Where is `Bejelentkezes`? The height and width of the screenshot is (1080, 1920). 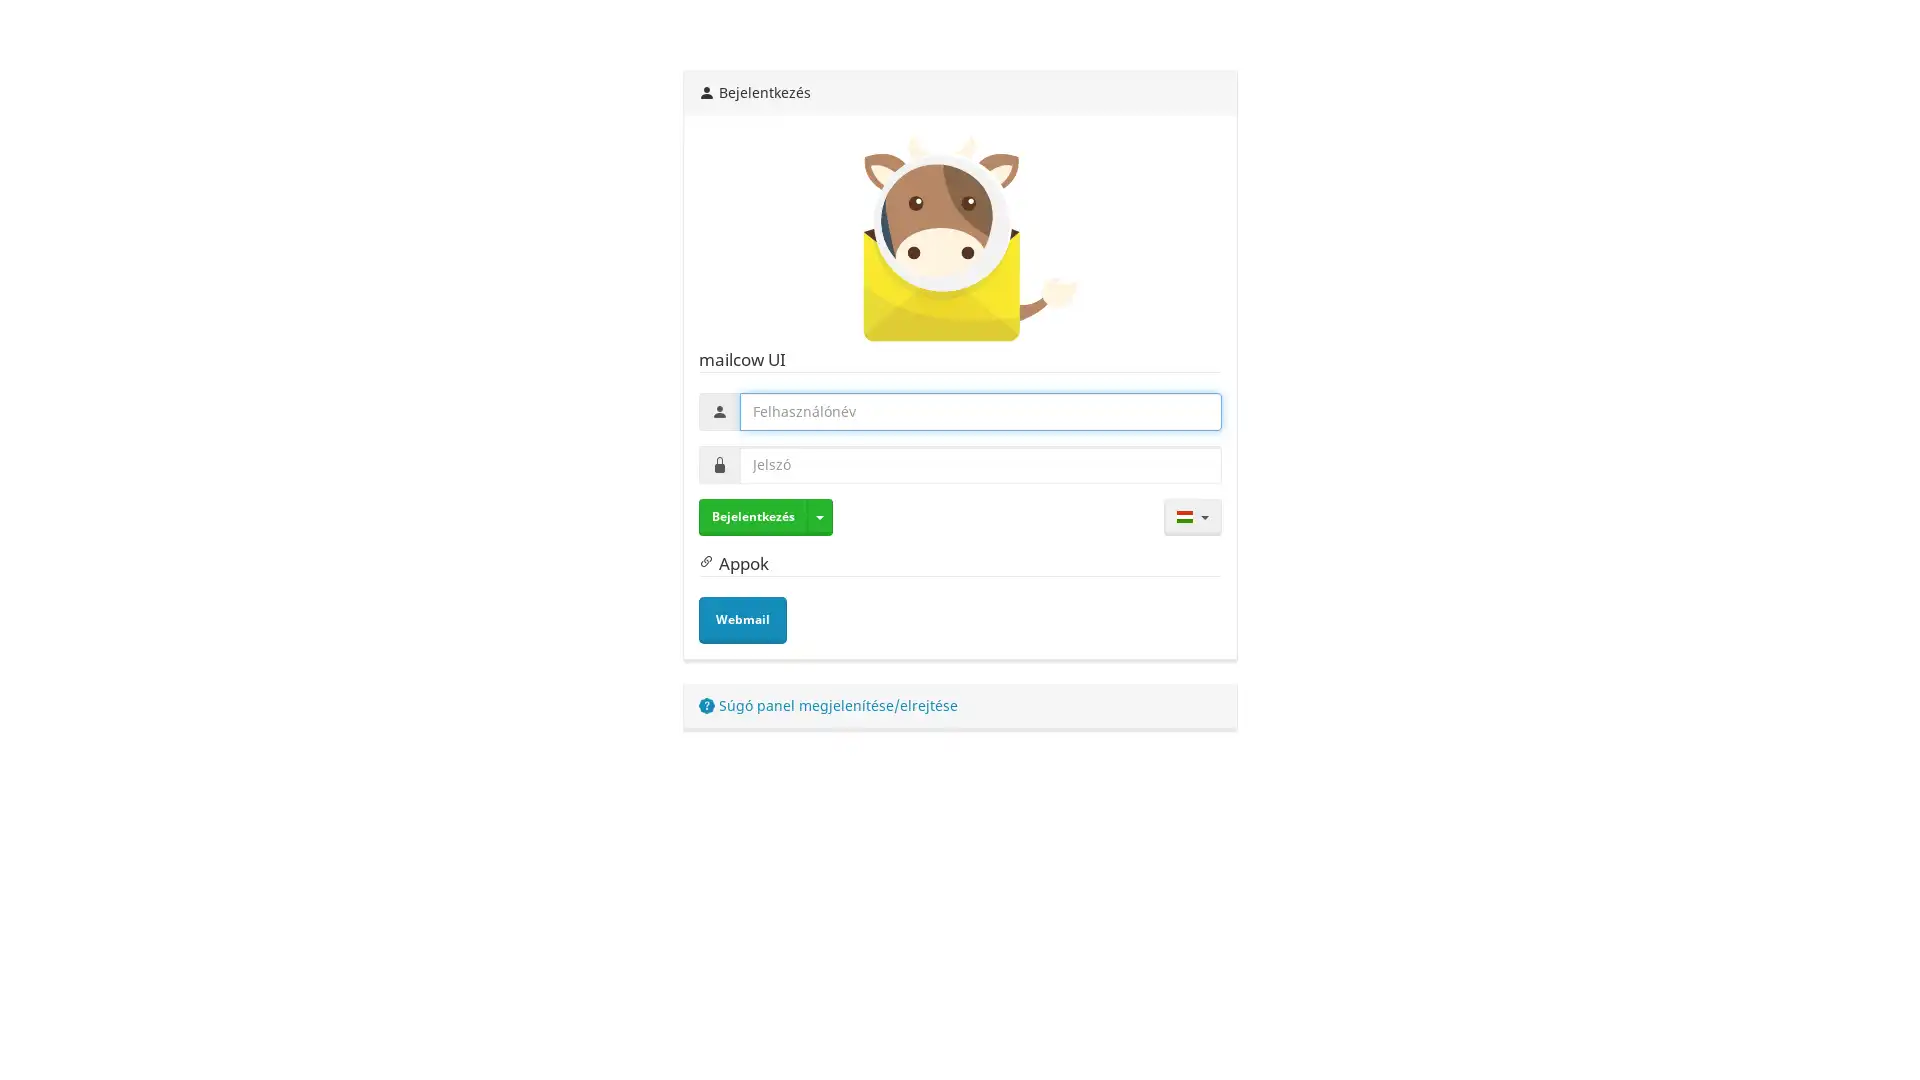 Bejelentkezes is located at coordinates (751, 515).